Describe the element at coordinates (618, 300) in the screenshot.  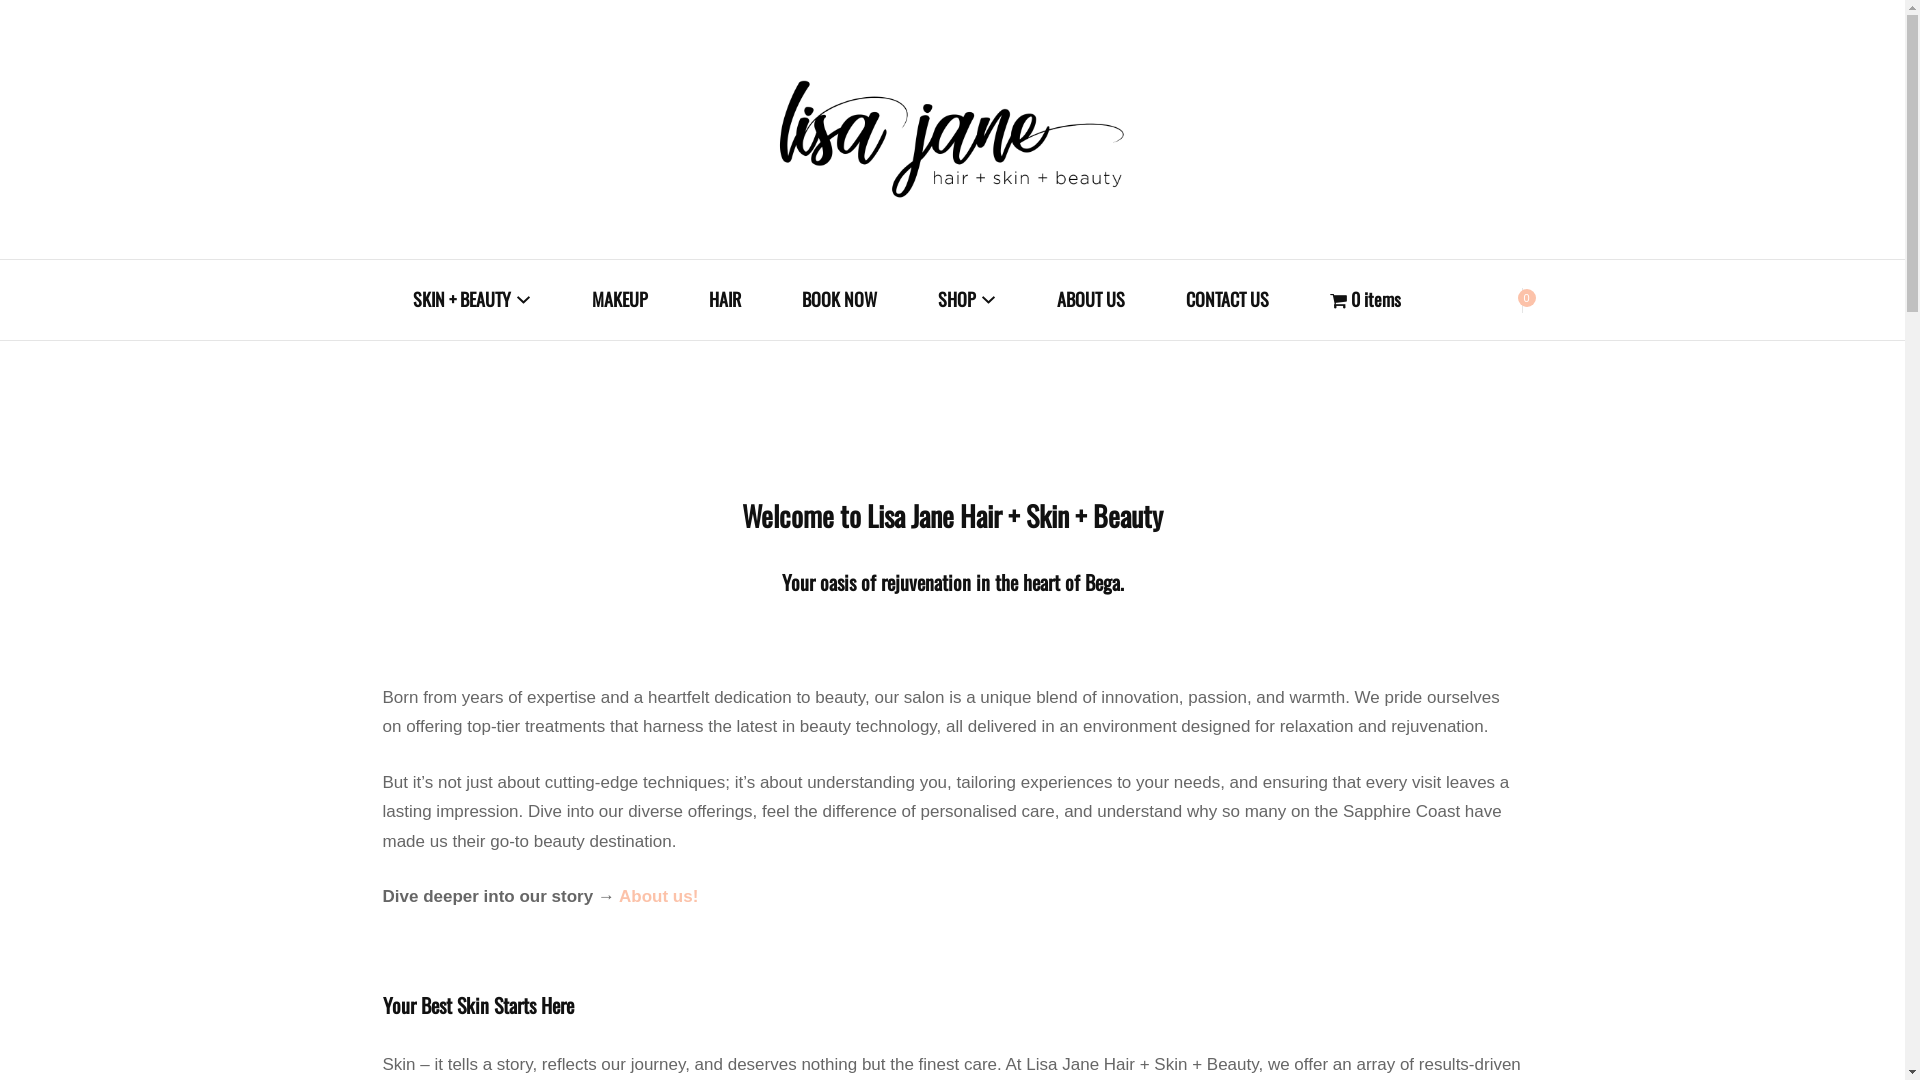
I see `'MAKEUP'` at that location.